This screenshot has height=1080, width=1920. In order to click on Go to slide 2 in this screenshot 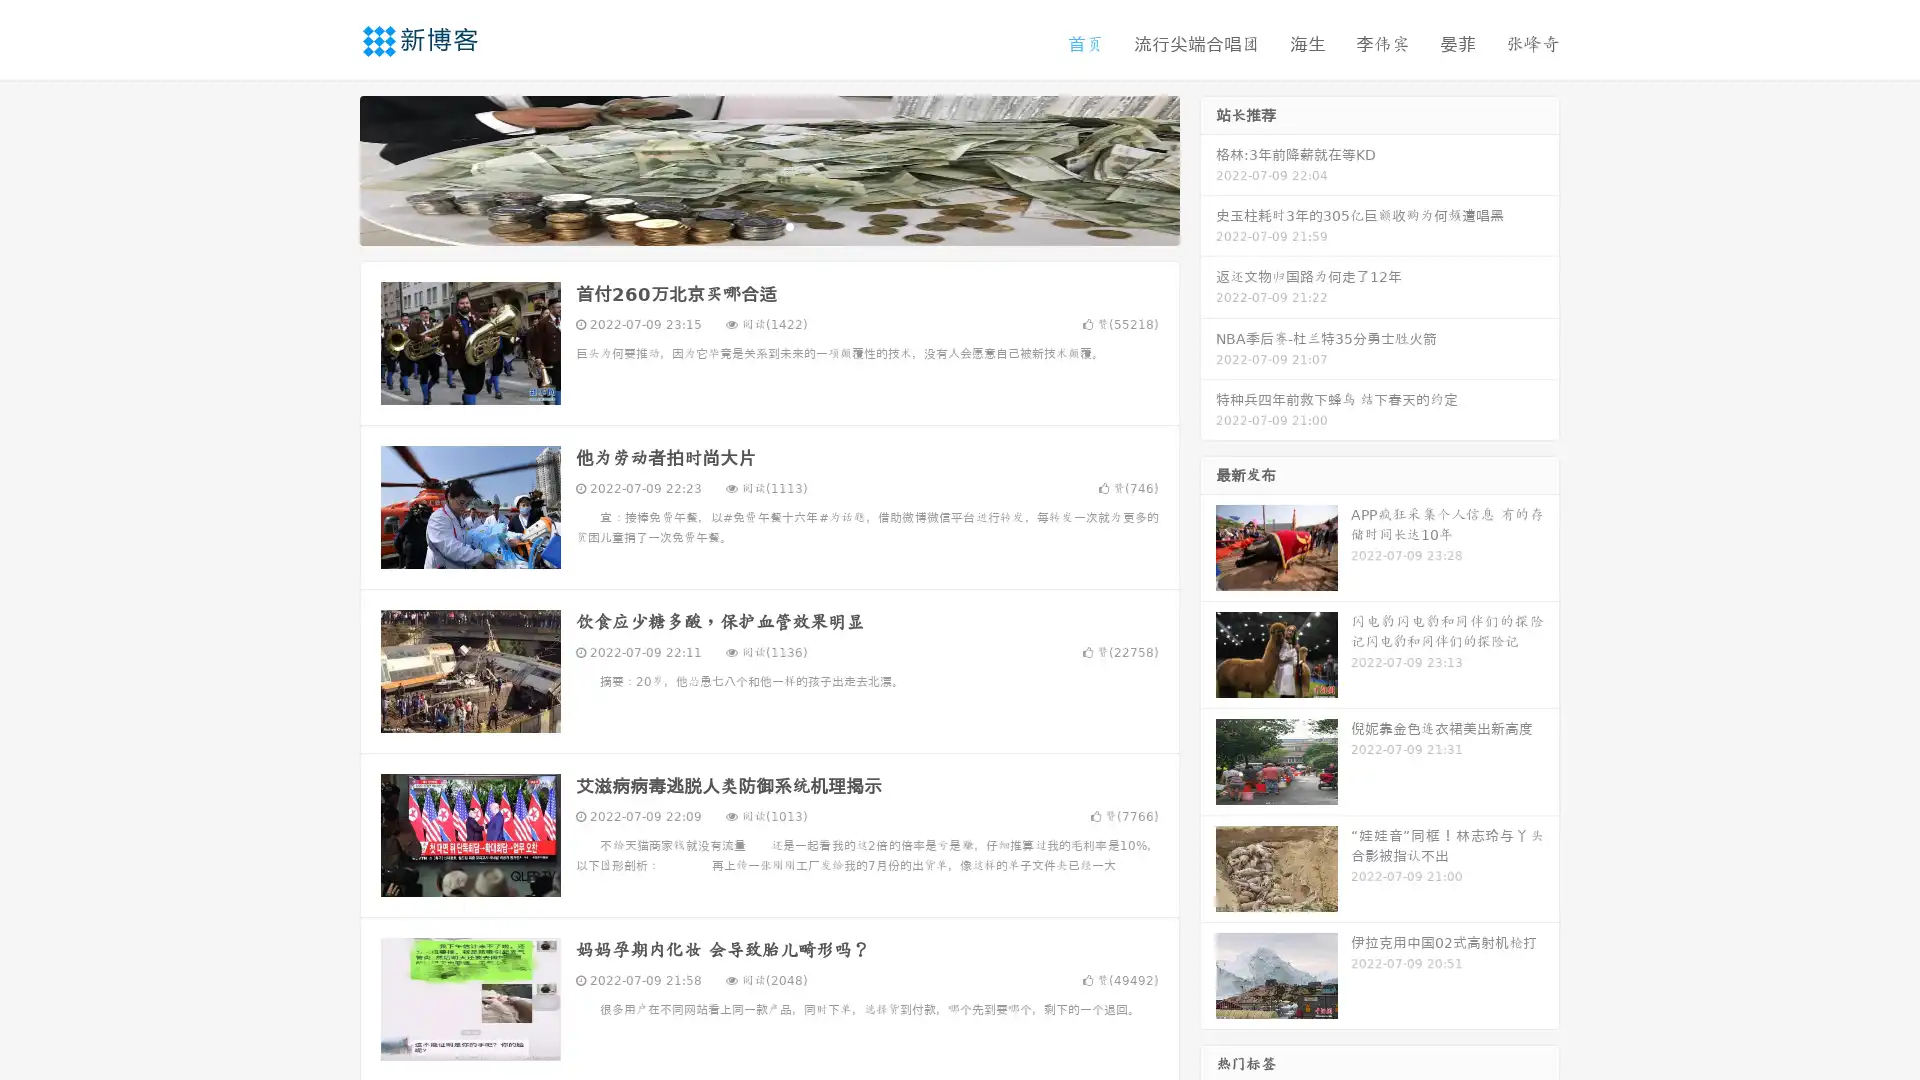, I will do `click(768, 225)`.